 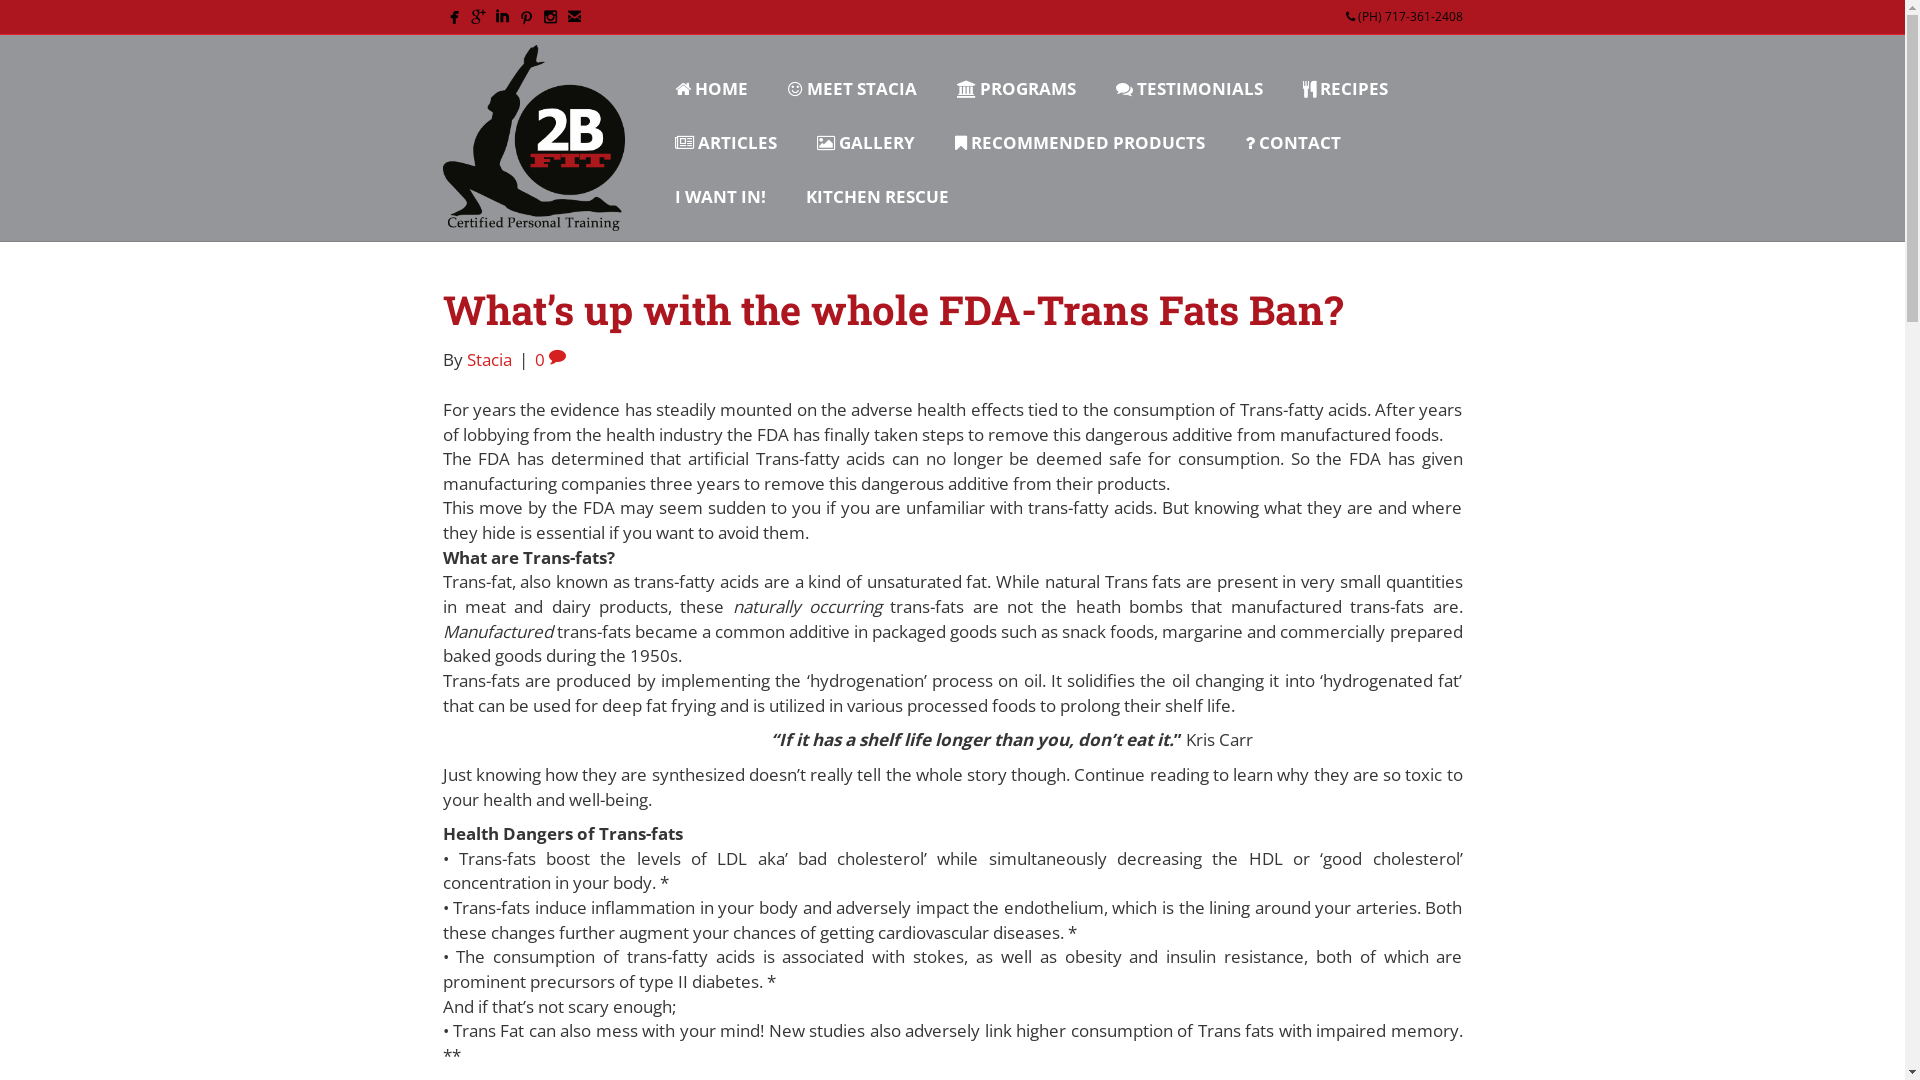 What do you see at coordinates (549, 358) in the screenshot?
I see `'0'` at bounding box center [549, 358].